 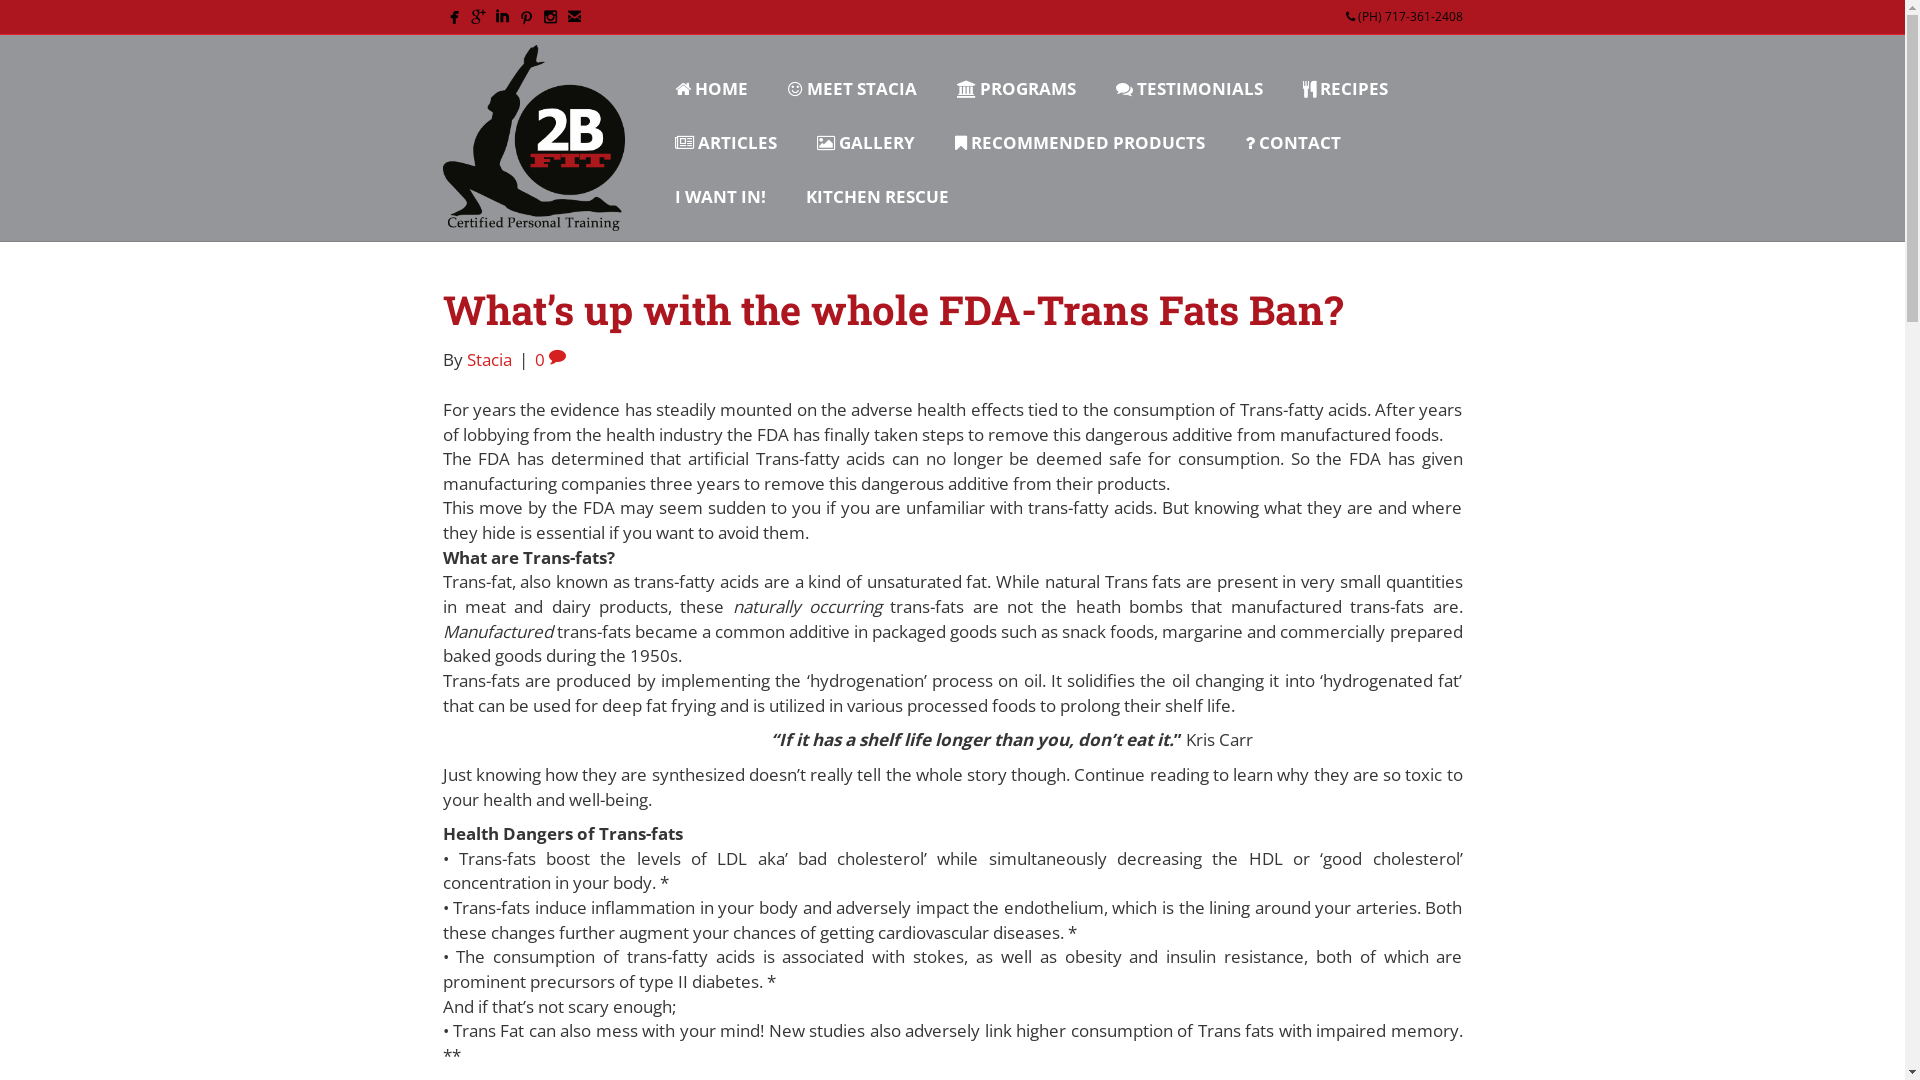 What do you see at coordinates (549, 358) in the screenshot?
I see `'0'` at bounding box center [549, 358].